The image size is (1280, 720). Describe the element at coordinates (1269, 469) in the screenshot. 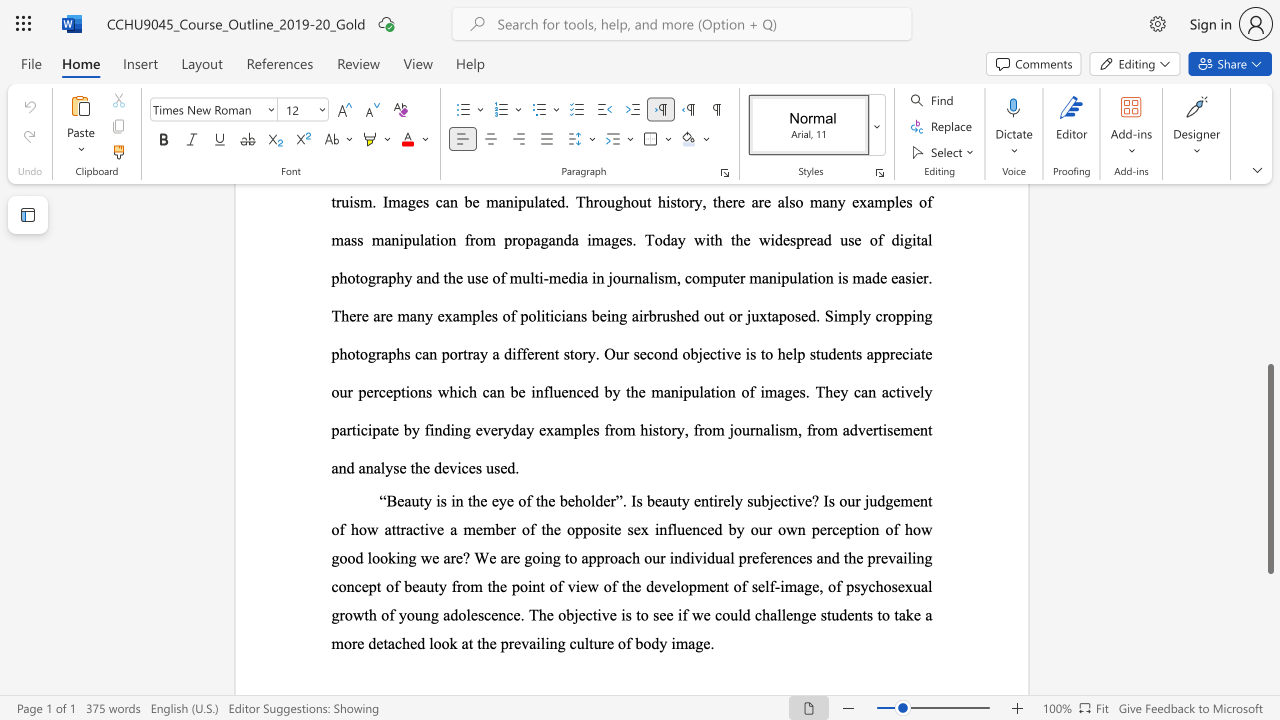

I see `the scrollbar and move up 90 pixels` at that location.